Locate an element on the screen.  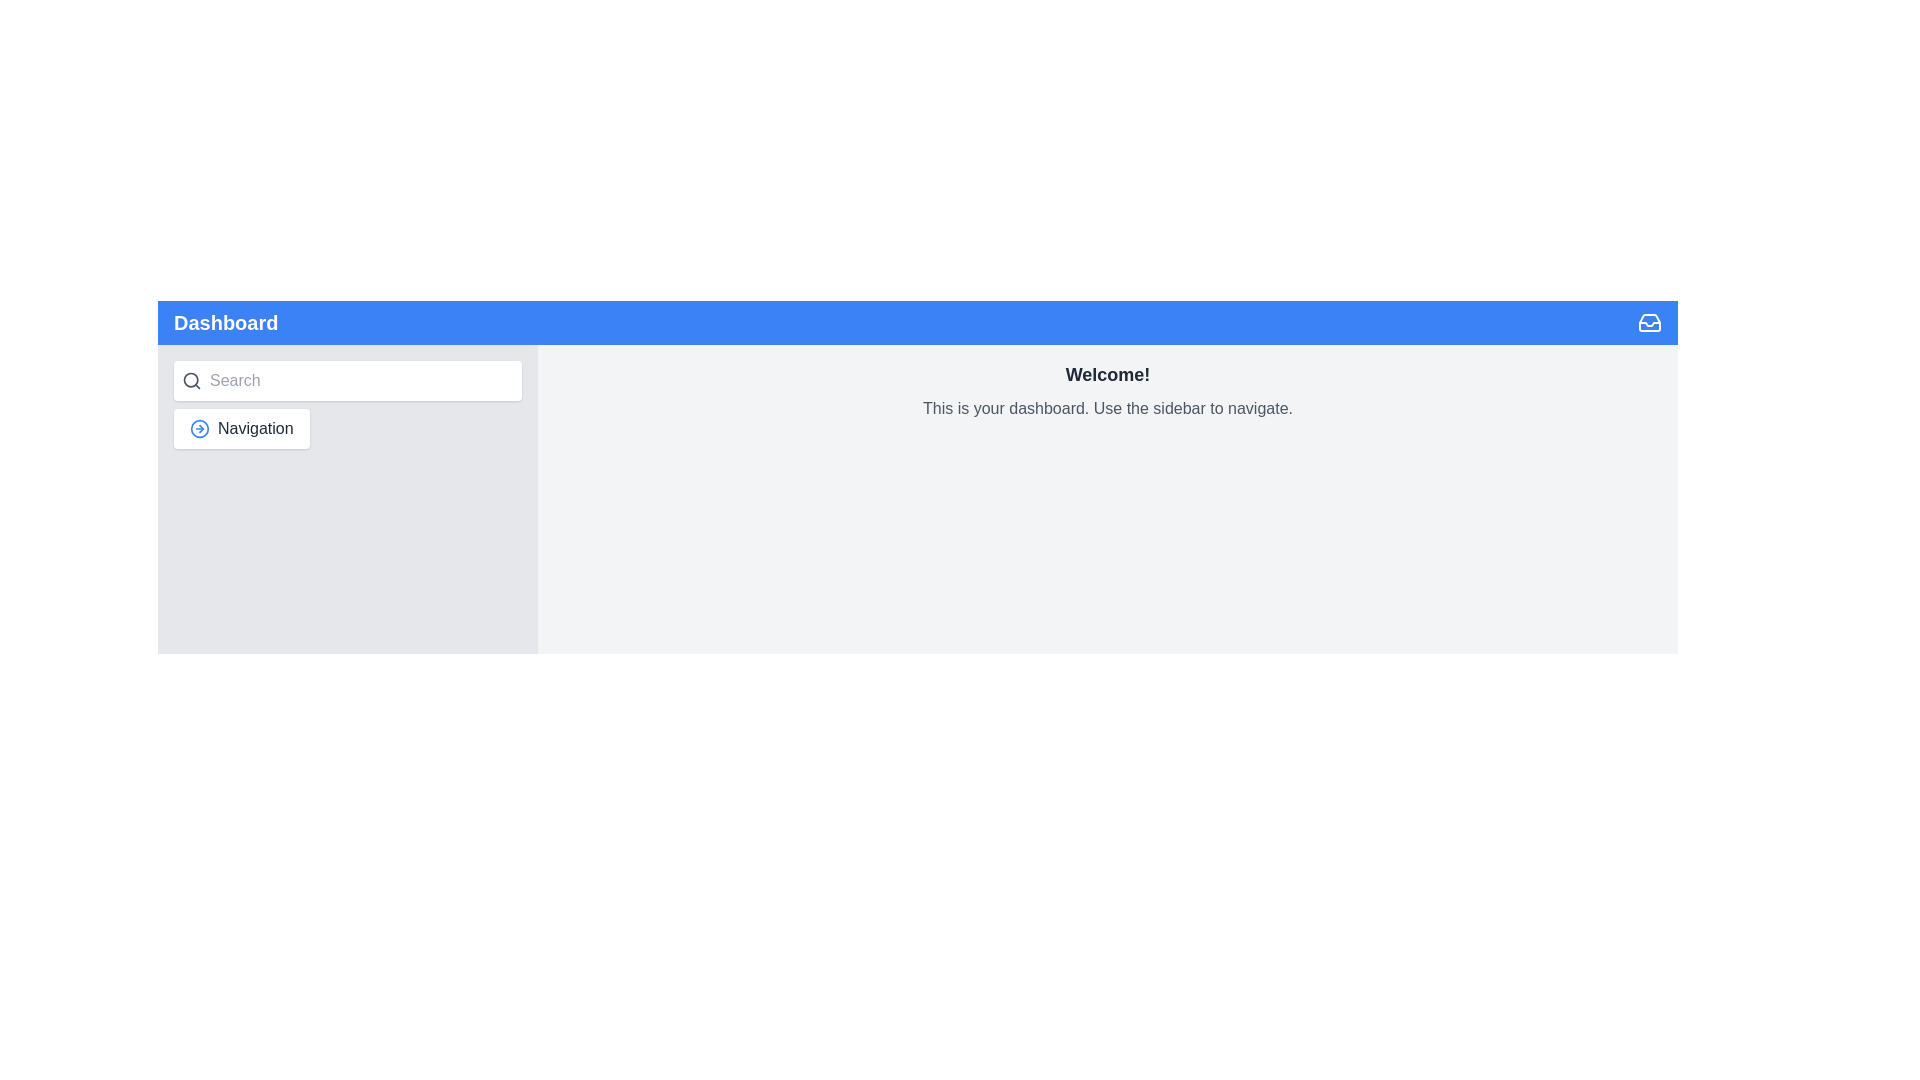
the inbox or notification indicator icon located in the top-right corner of the blue header bar, next to the 'Dashboard' text is located at coordinates (1650, 322).